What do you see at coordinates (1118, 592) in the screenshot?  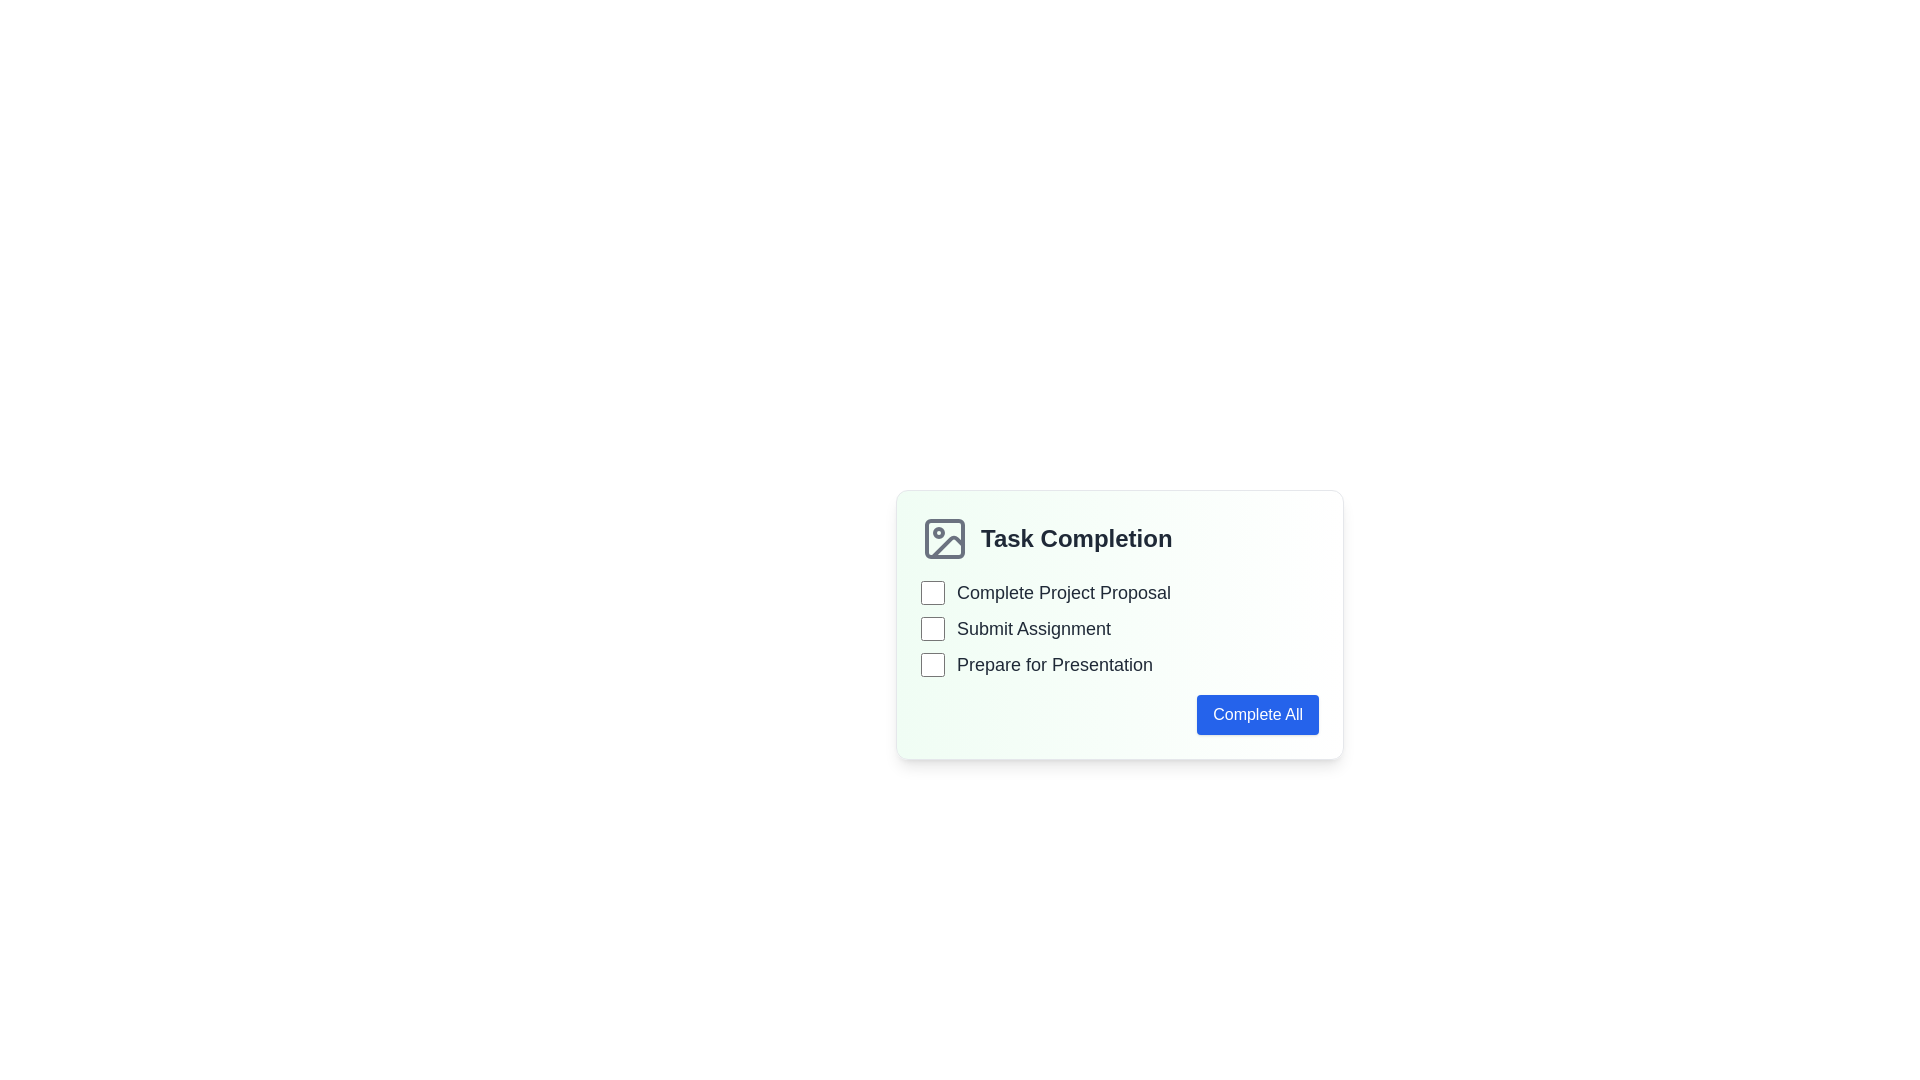 I see `the first task item in the 'Task Completion' section` at bounding box center [1118, 592].